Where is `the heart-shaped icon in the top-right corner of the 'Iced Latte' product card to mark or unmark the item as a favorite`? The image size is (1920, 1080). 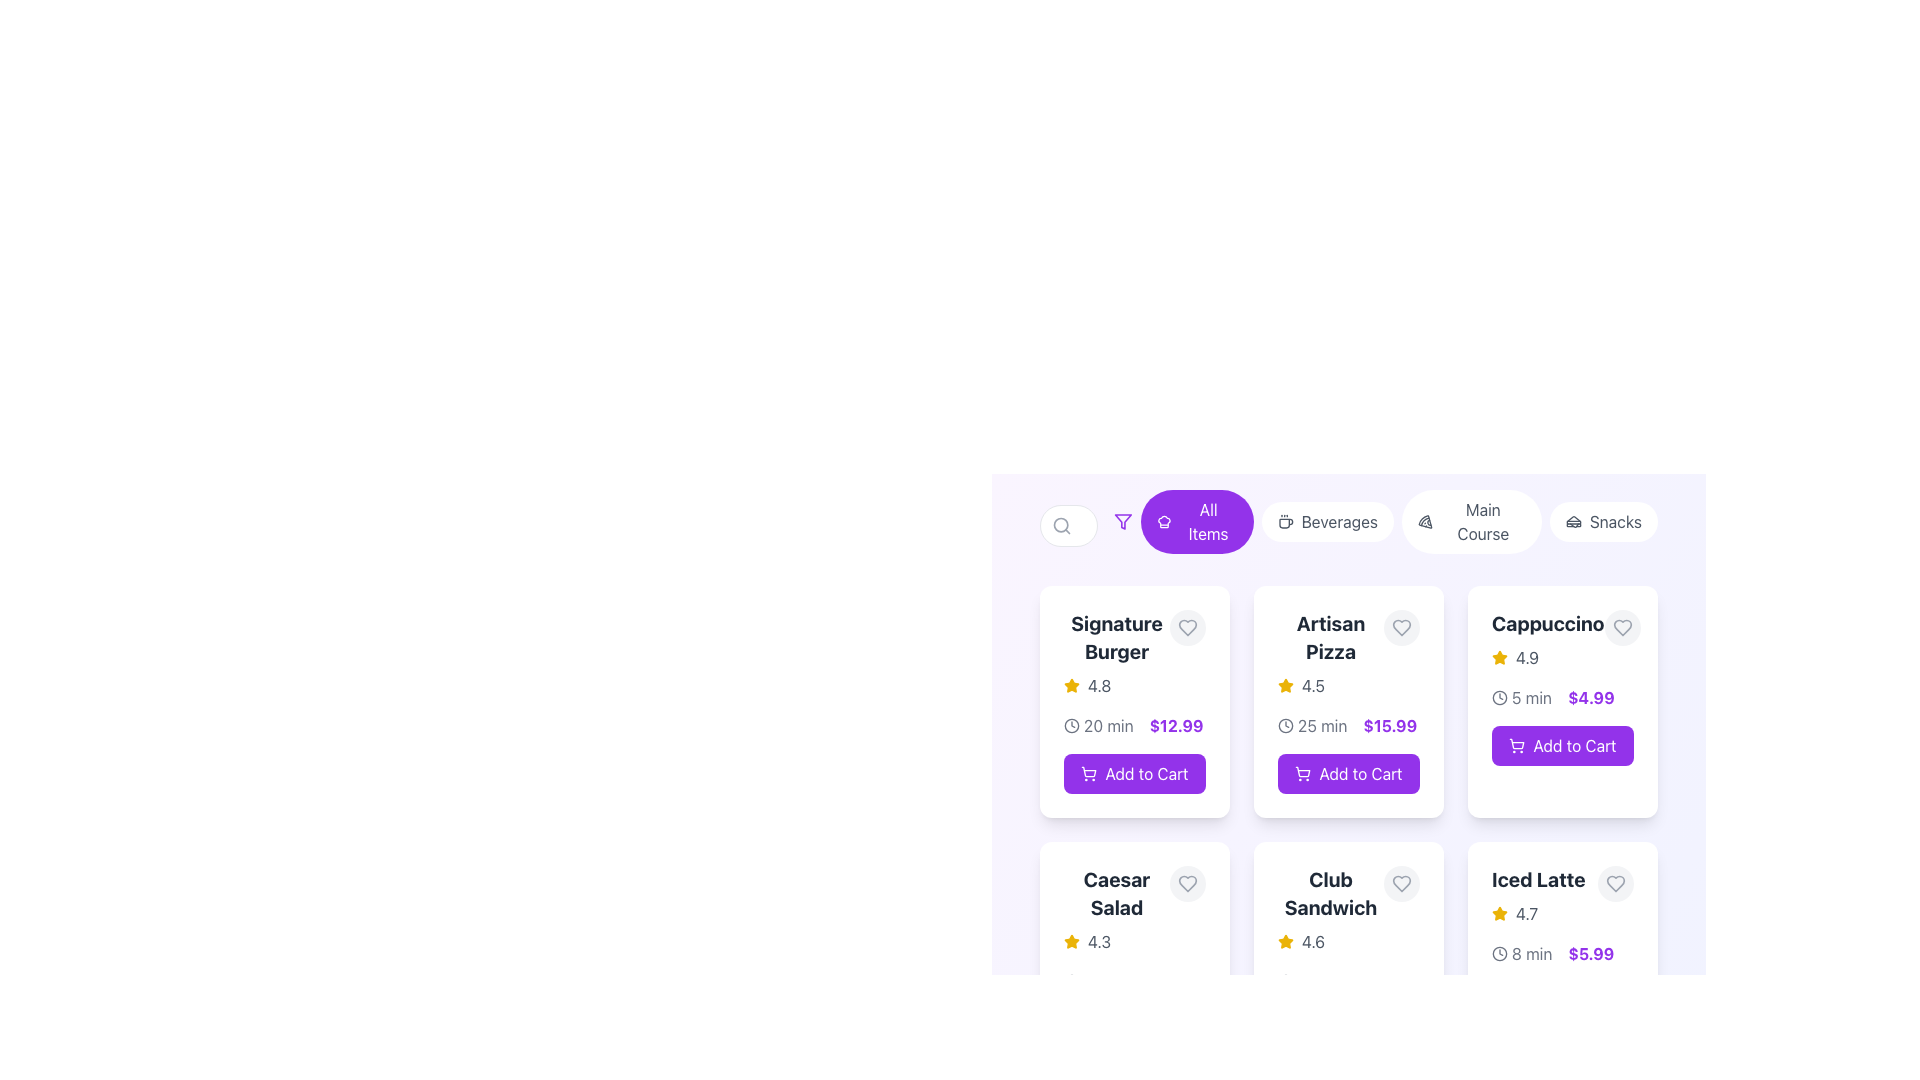
the heart-shaped icon in the top-right corner of the 'Iced Latte' product card to mark or unmark the item as a favorite is located at coordinates (1616, 882).